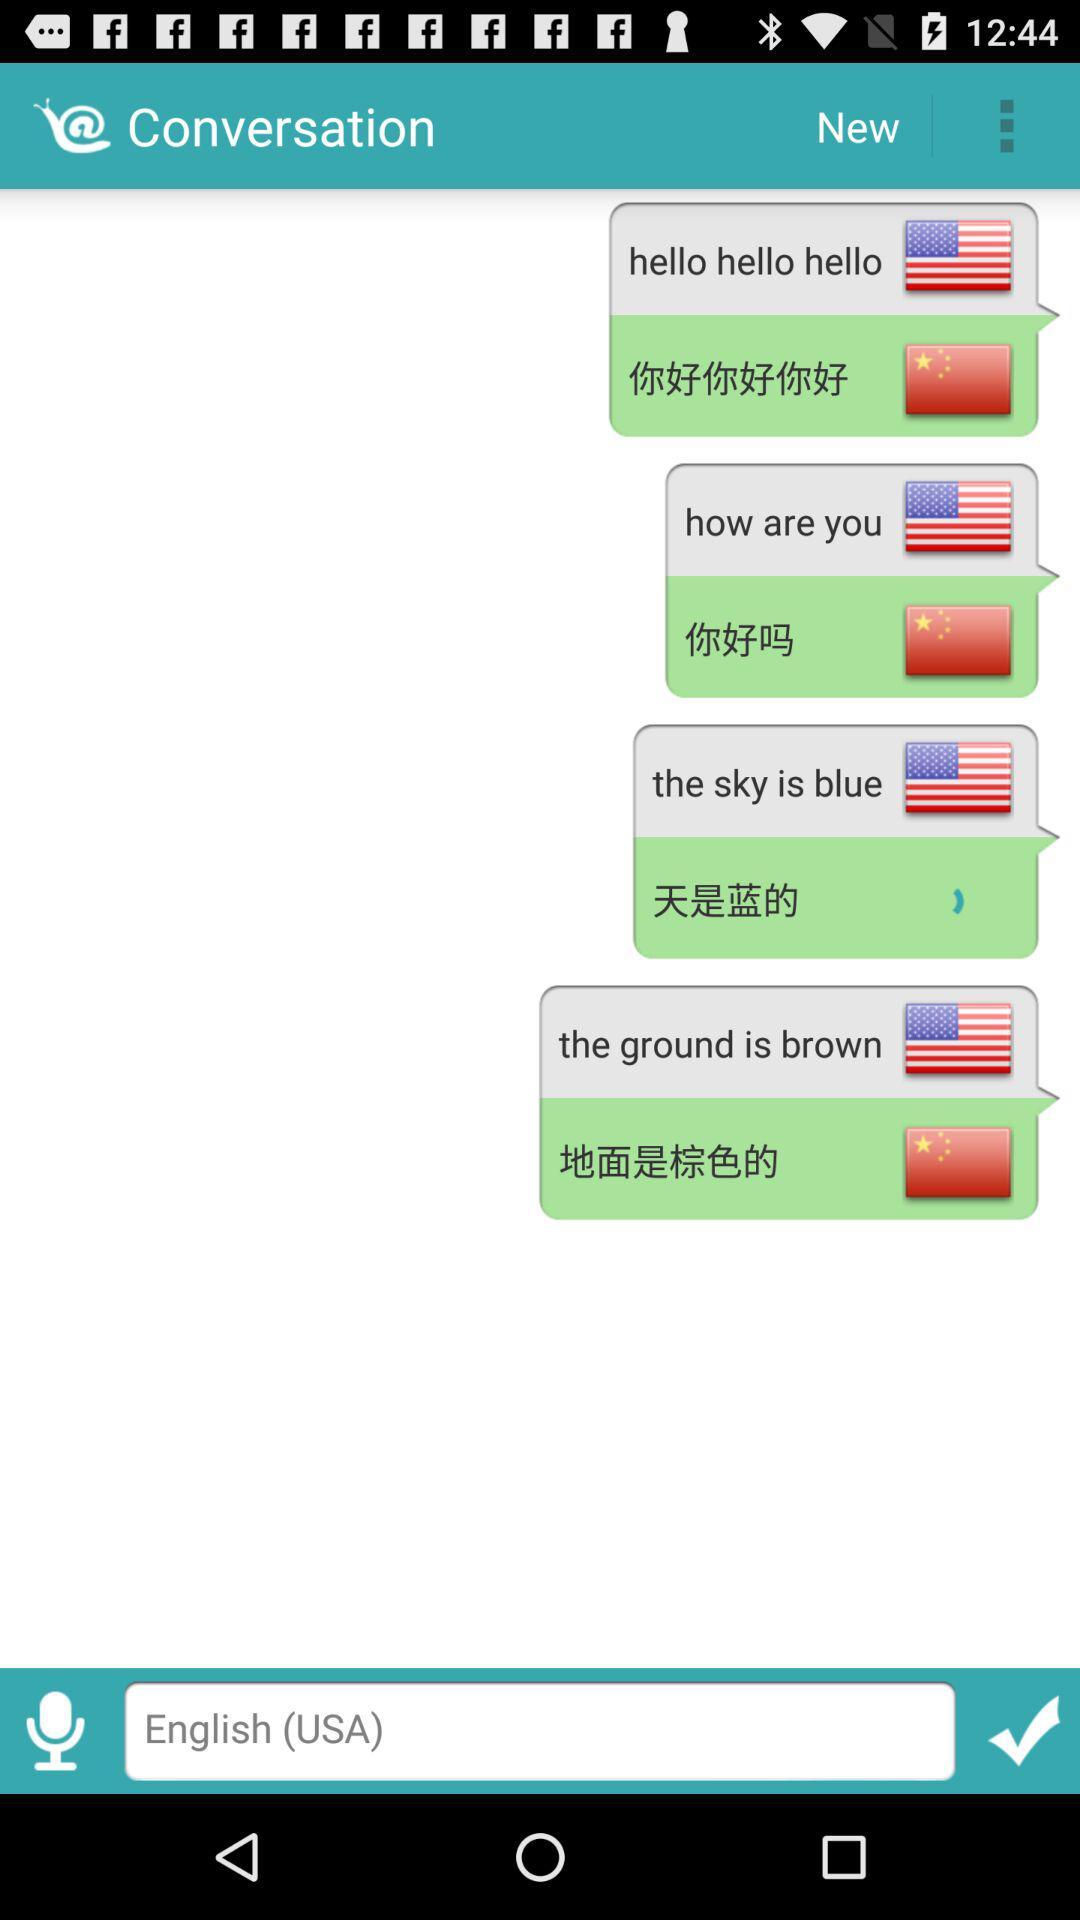  I want to click on the app above the the ground is app, so click(846, 900).